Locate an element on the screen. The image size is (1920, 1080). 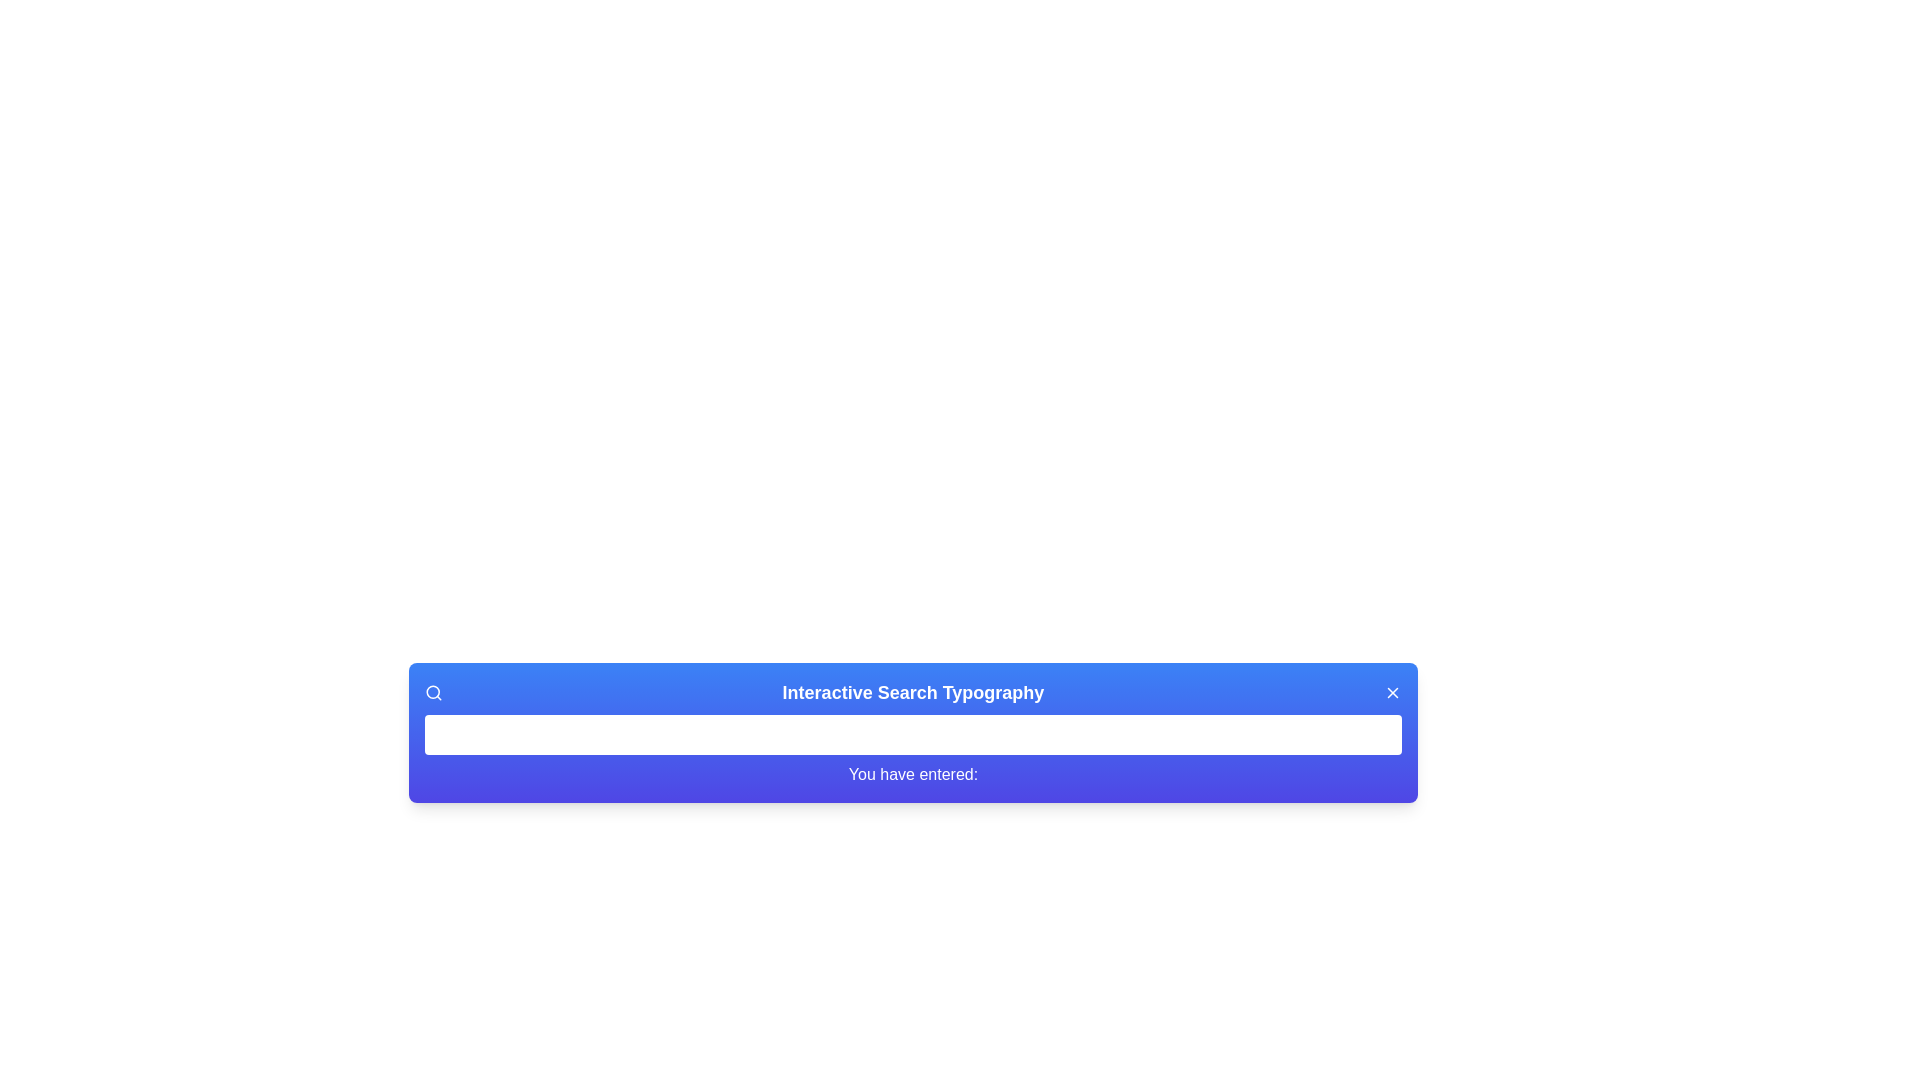
the text label displaying 'Interactive Search Typography' which is centered in the header with a gradient blue to indigo background is located at coordinates (912, 692).